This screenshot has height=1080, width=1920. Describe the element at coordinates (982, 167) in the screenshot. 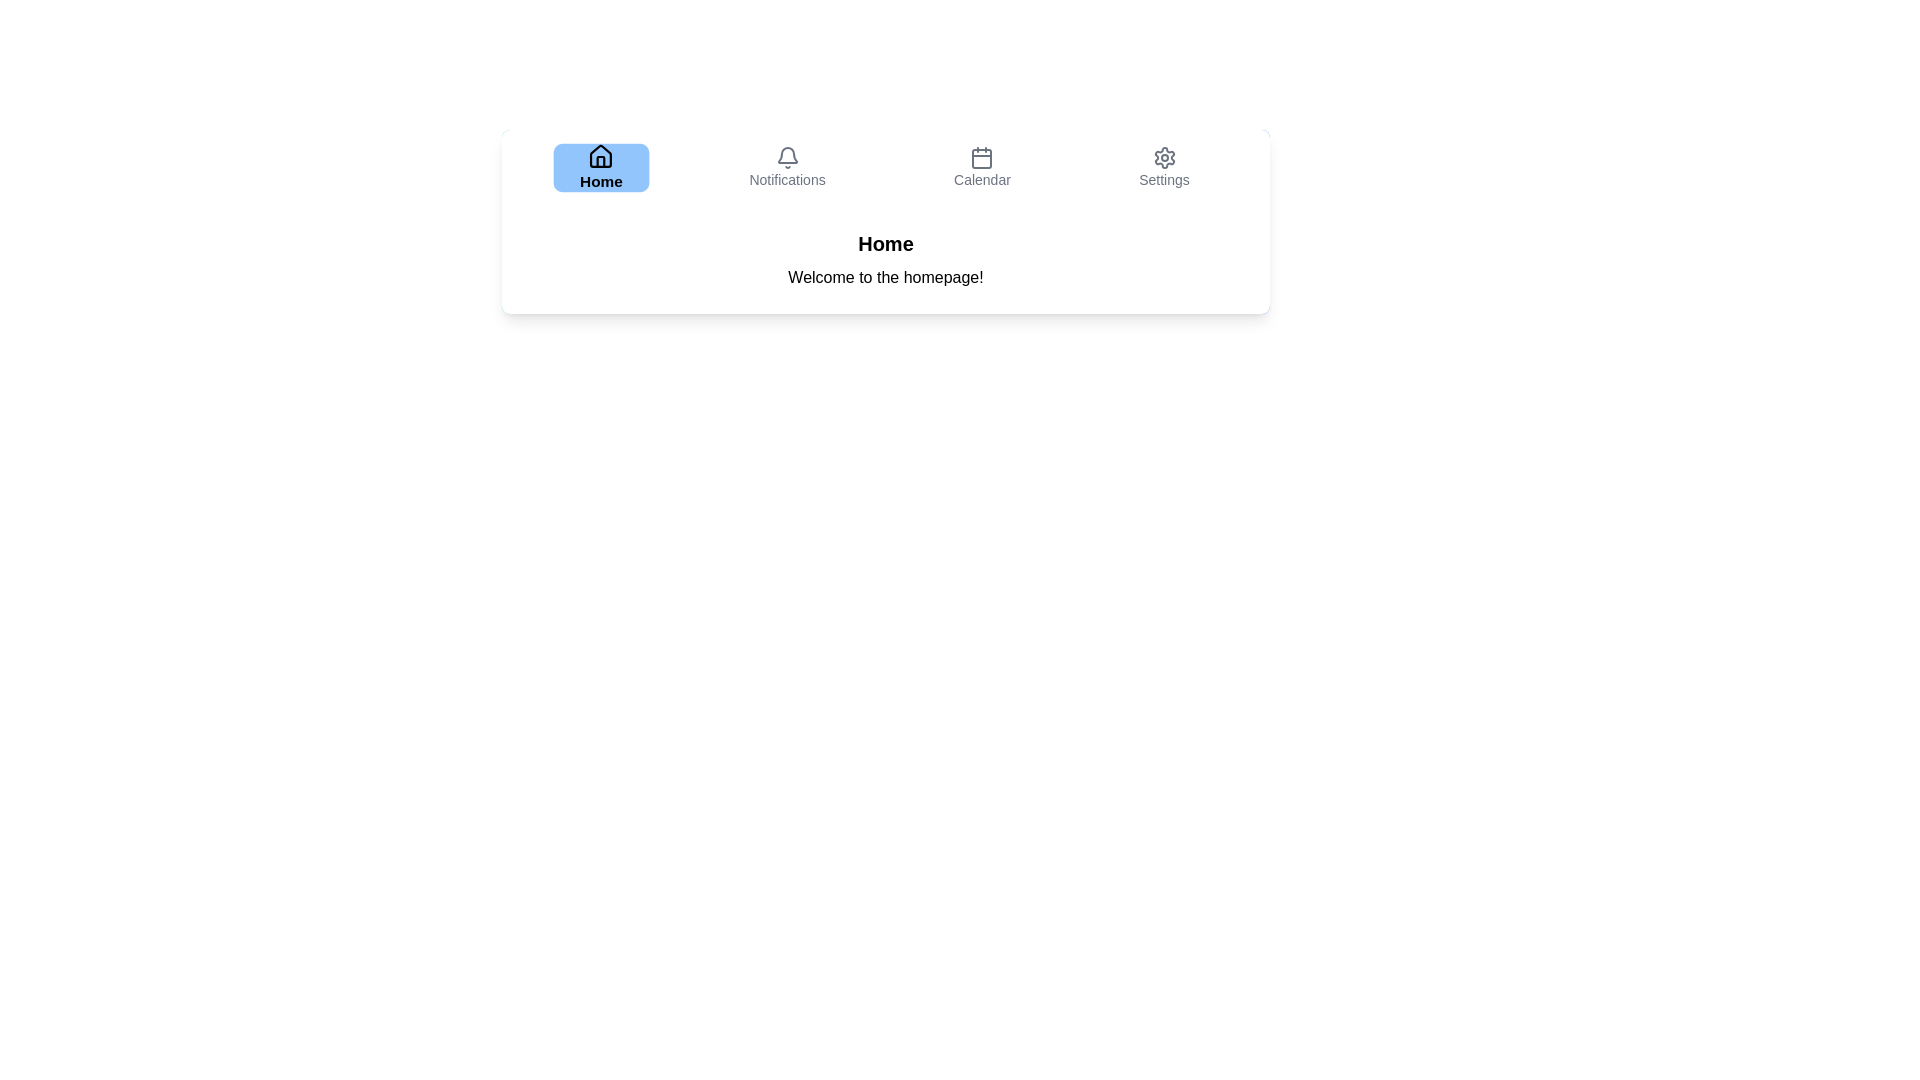

I see `the 'Calendar' button in the navigation menu` at that location.